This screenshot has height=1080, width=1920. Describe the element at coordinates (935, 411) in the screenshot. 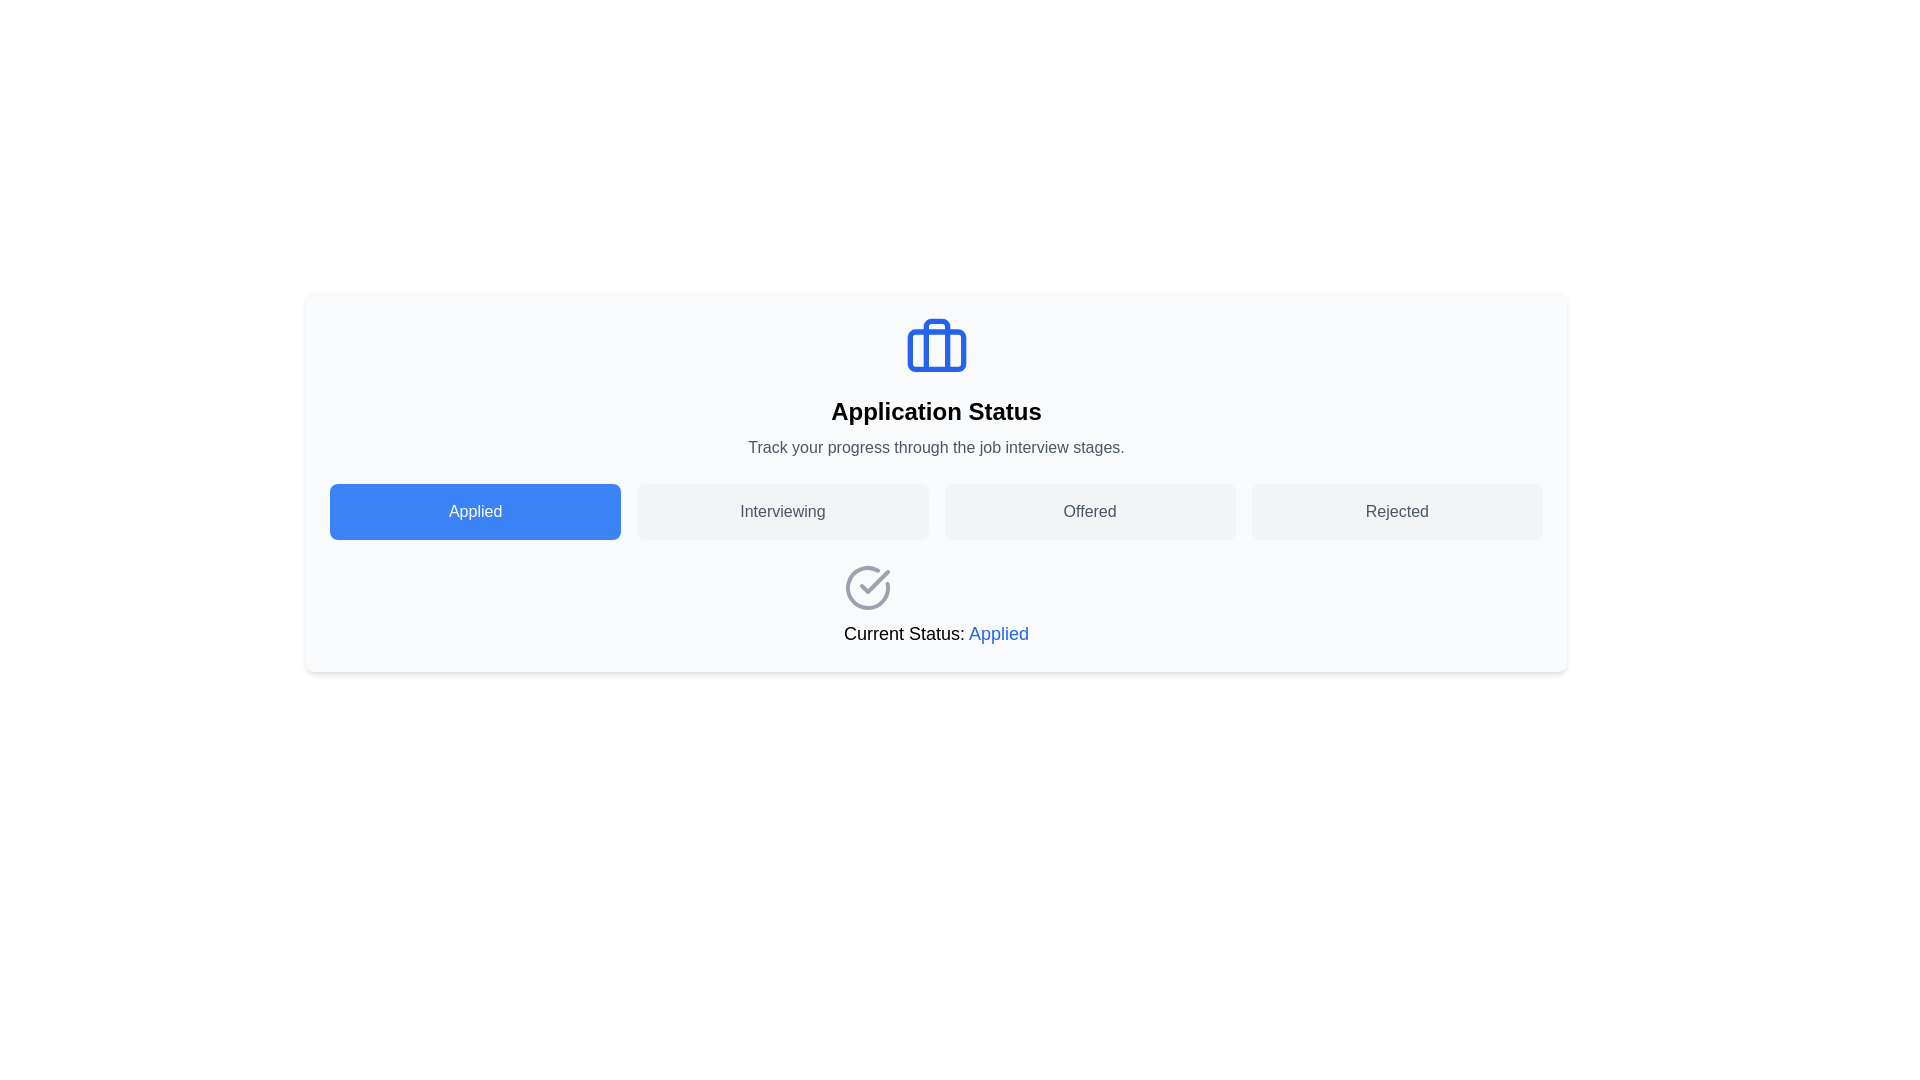

I see `text label 'Application Status' which is a bold heading located at the top center of the page, beneath a blue gift box icon` at that location.